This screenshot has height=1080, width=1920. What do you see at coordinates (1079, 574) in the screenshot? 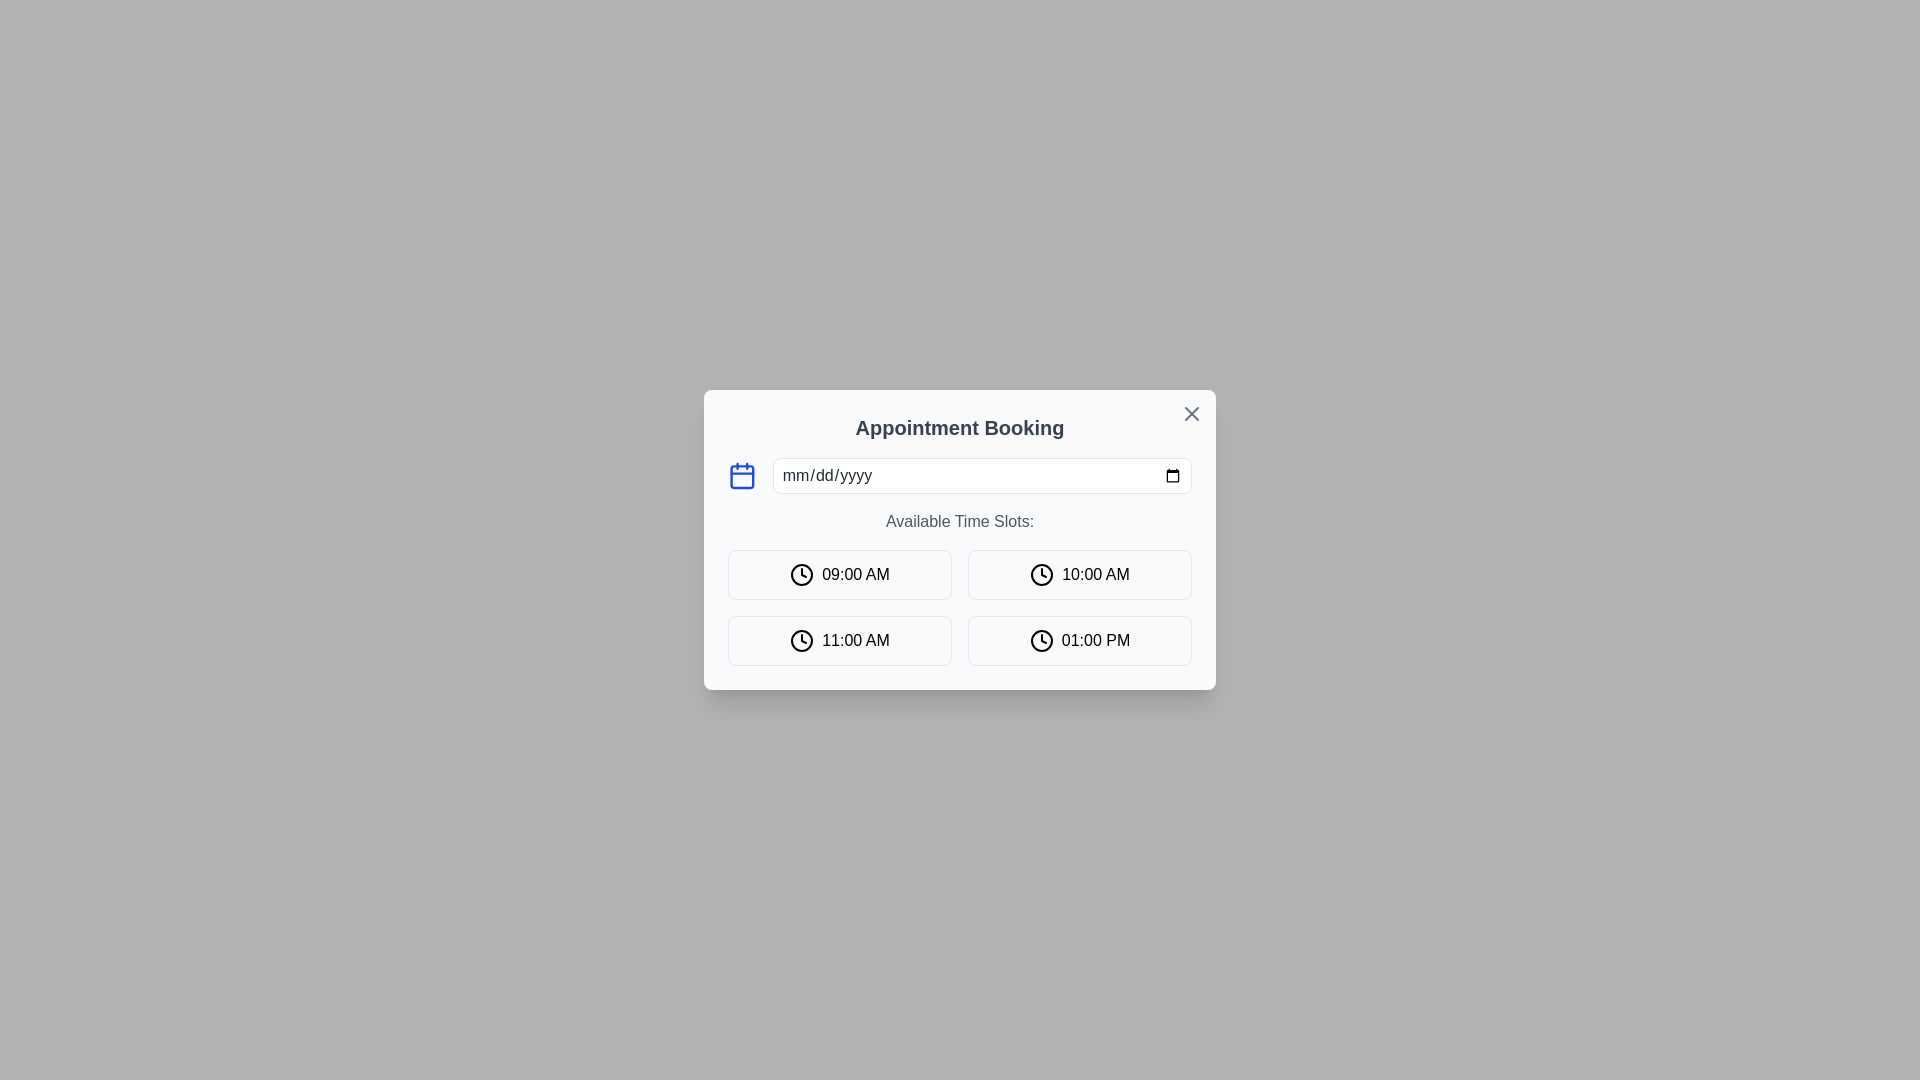
I see `the second button in the grid layout for time slots` at bounding box center [1079, 574].